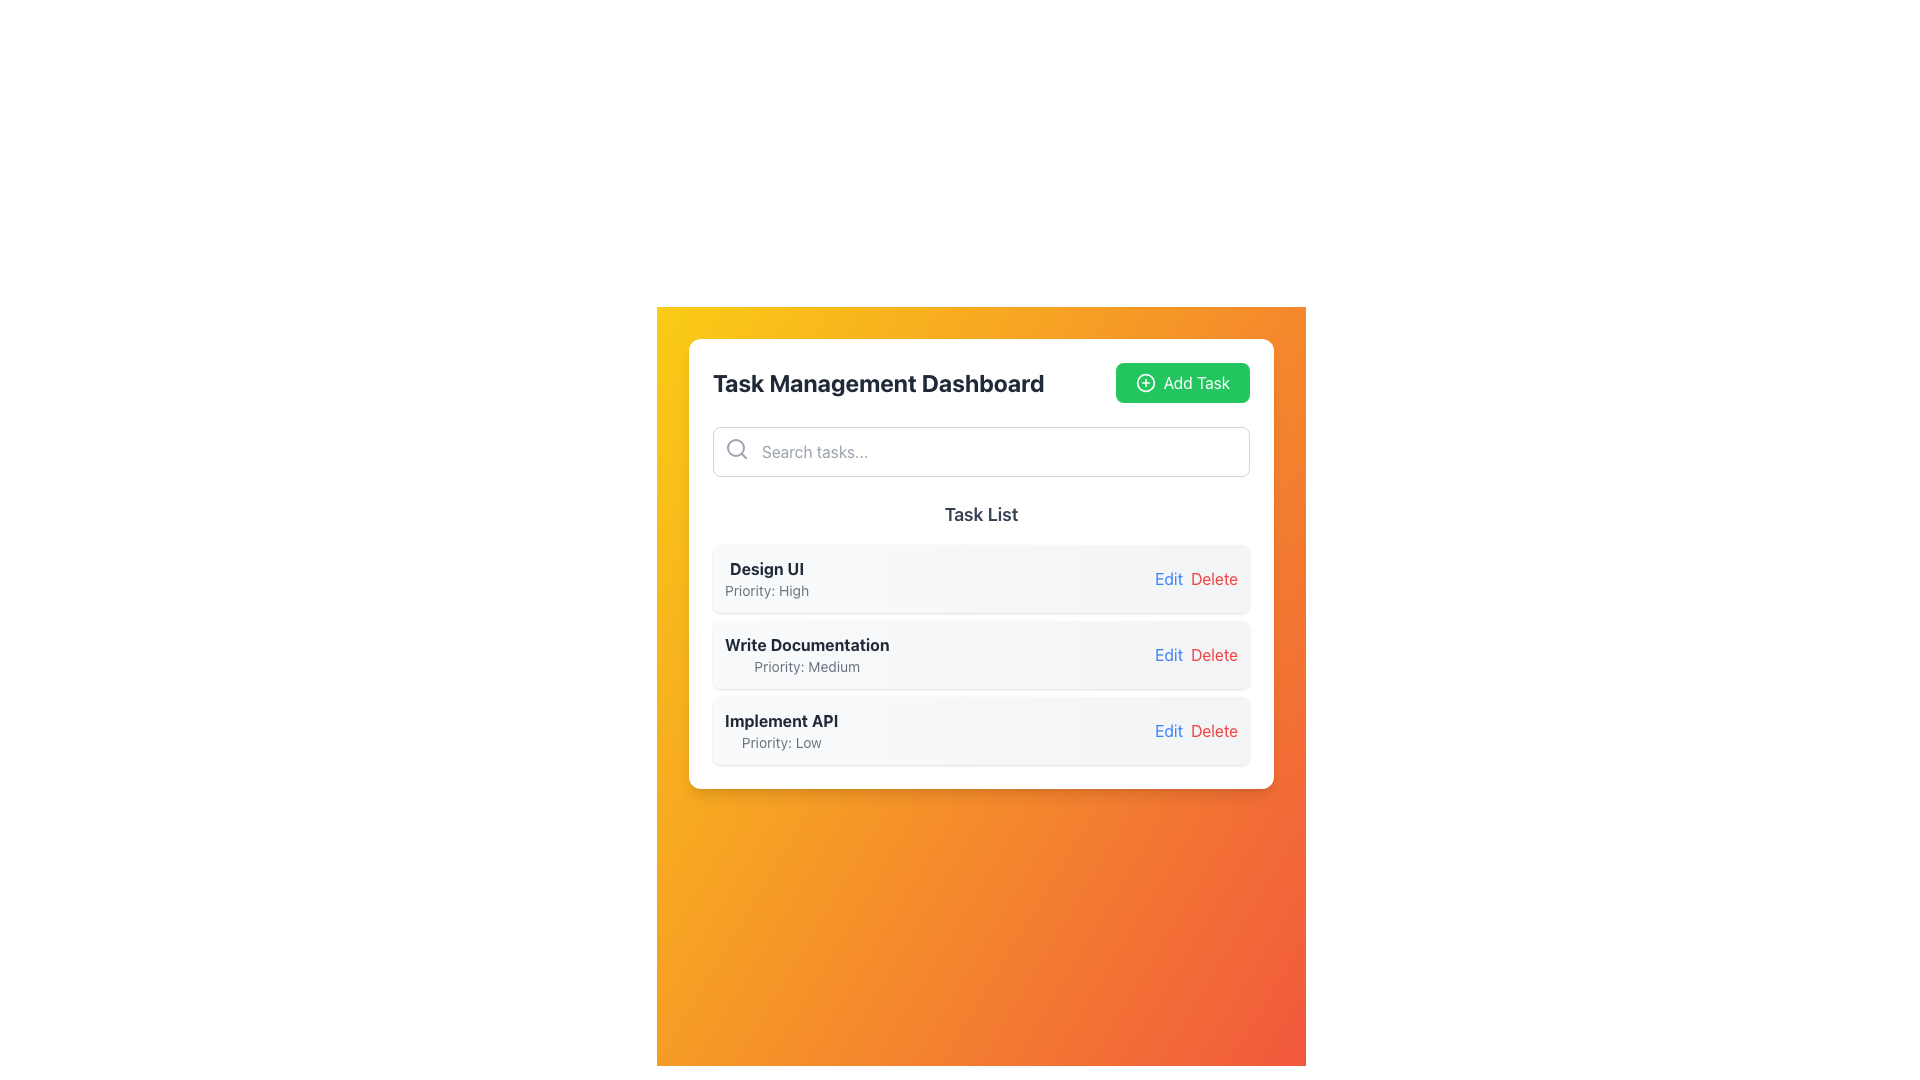 This screenshot has height=1080, width=1920. Describe the element at coordinates (1145, 382) in the screenshot. I see `the circular outline of the '+' icon located at the center of the 'Add Task' button in the task management dashboard interface` at that location.